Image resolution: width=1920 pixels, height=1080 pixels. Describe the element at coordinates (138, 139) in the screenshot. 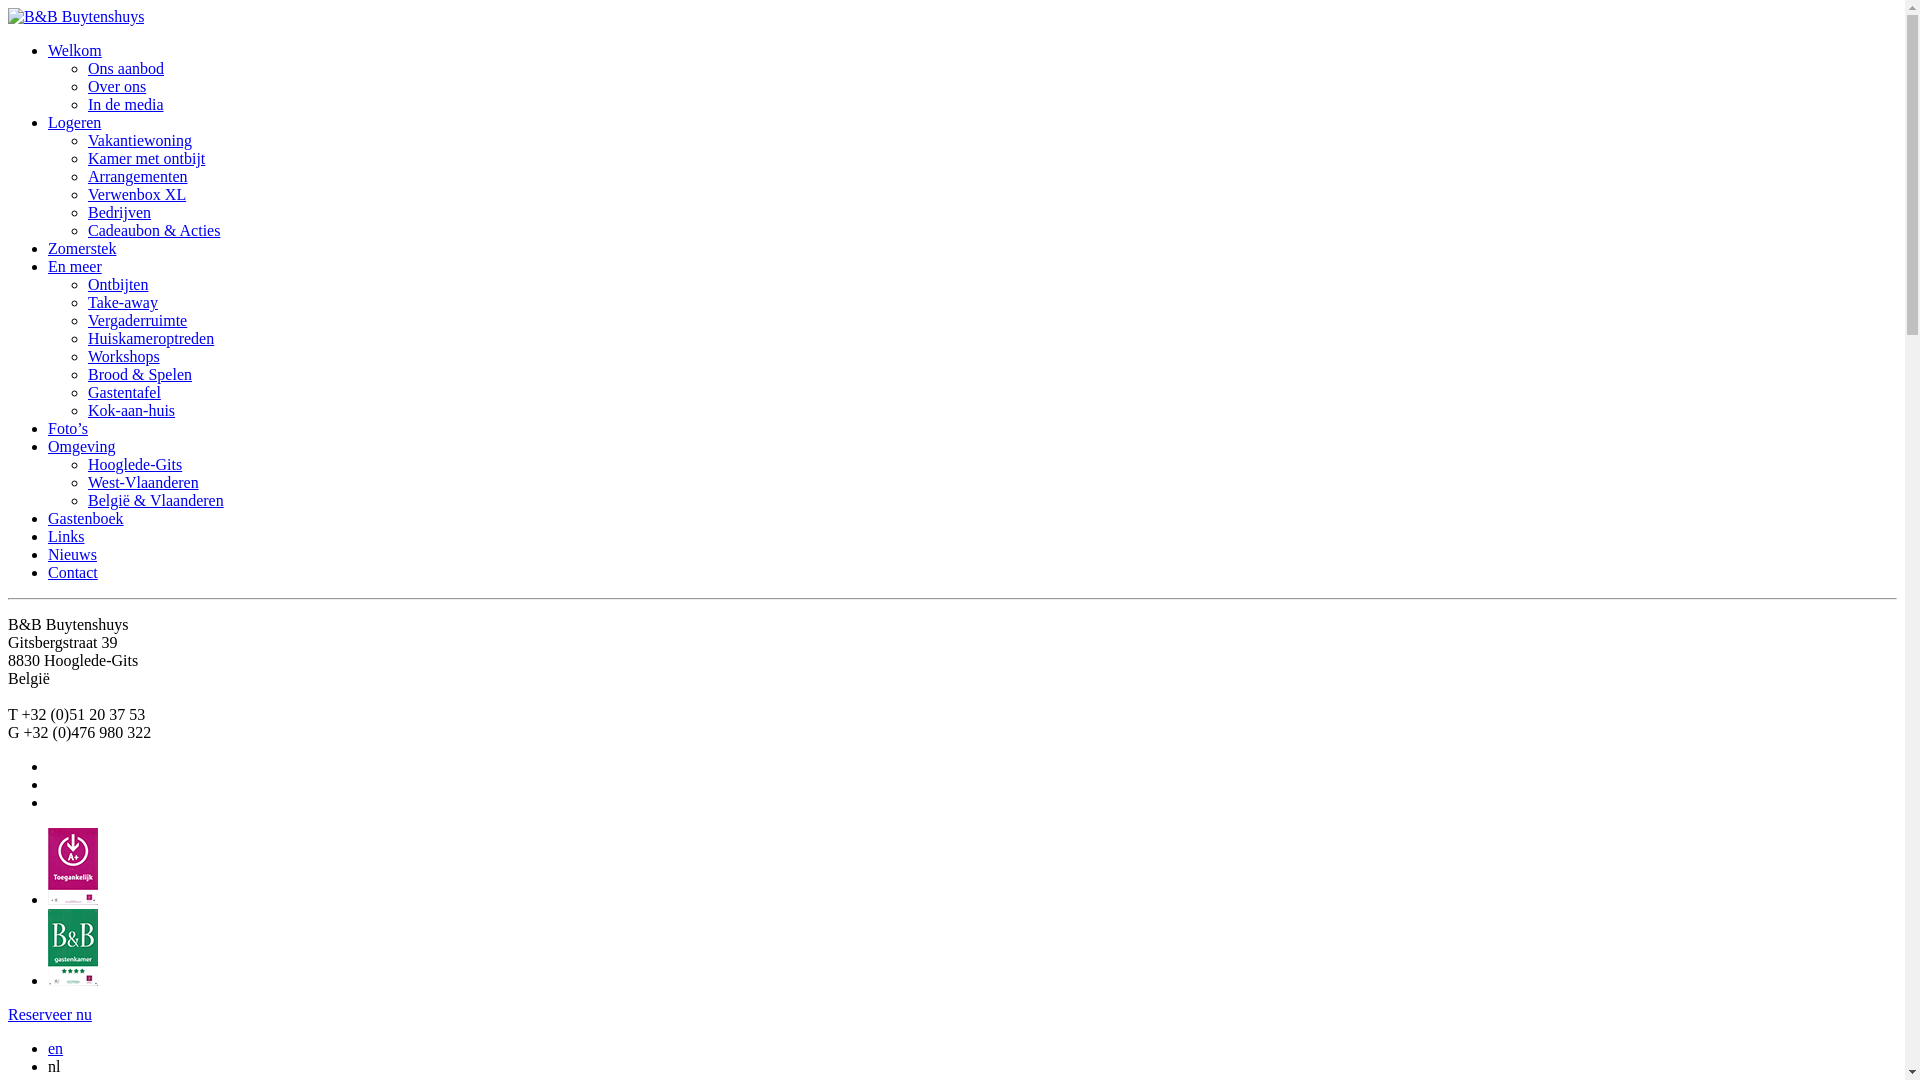

I see `'Vakantiewoning'` at that location.